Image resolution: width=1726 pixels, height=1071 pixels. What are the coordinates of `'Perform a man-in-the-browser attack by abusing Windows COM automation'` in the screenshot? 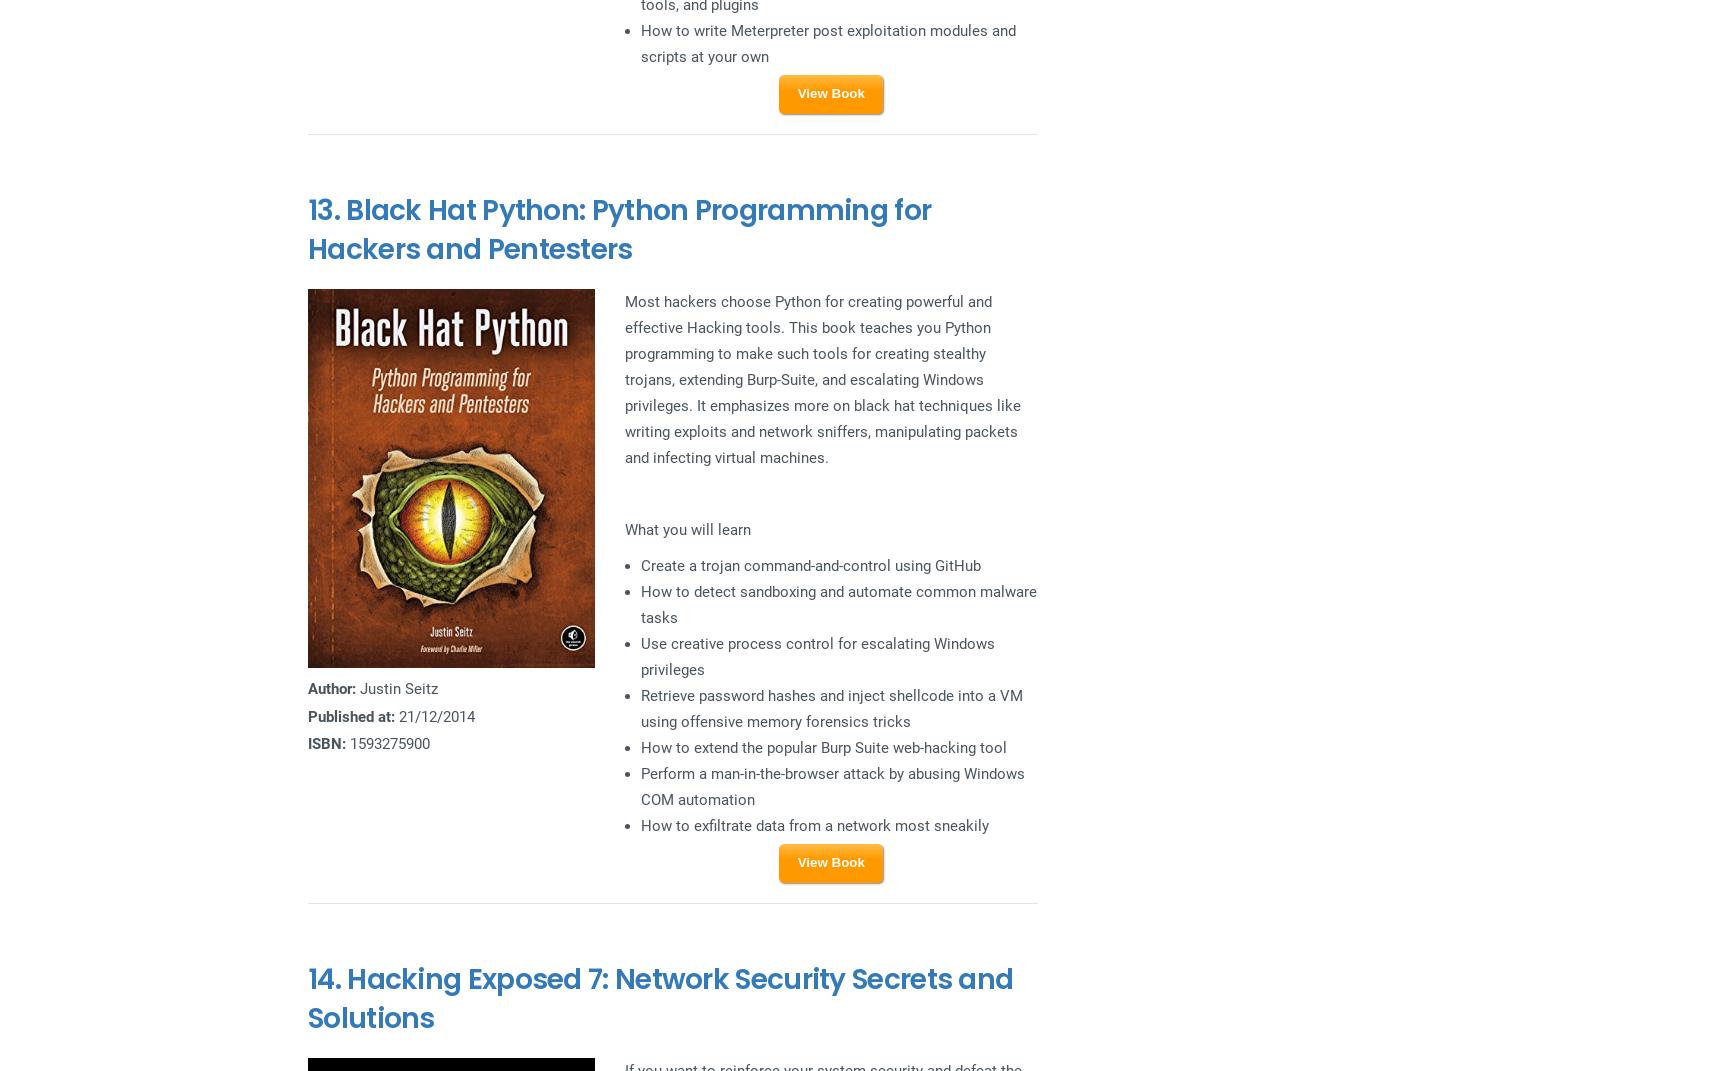 It's located at (639, 785).